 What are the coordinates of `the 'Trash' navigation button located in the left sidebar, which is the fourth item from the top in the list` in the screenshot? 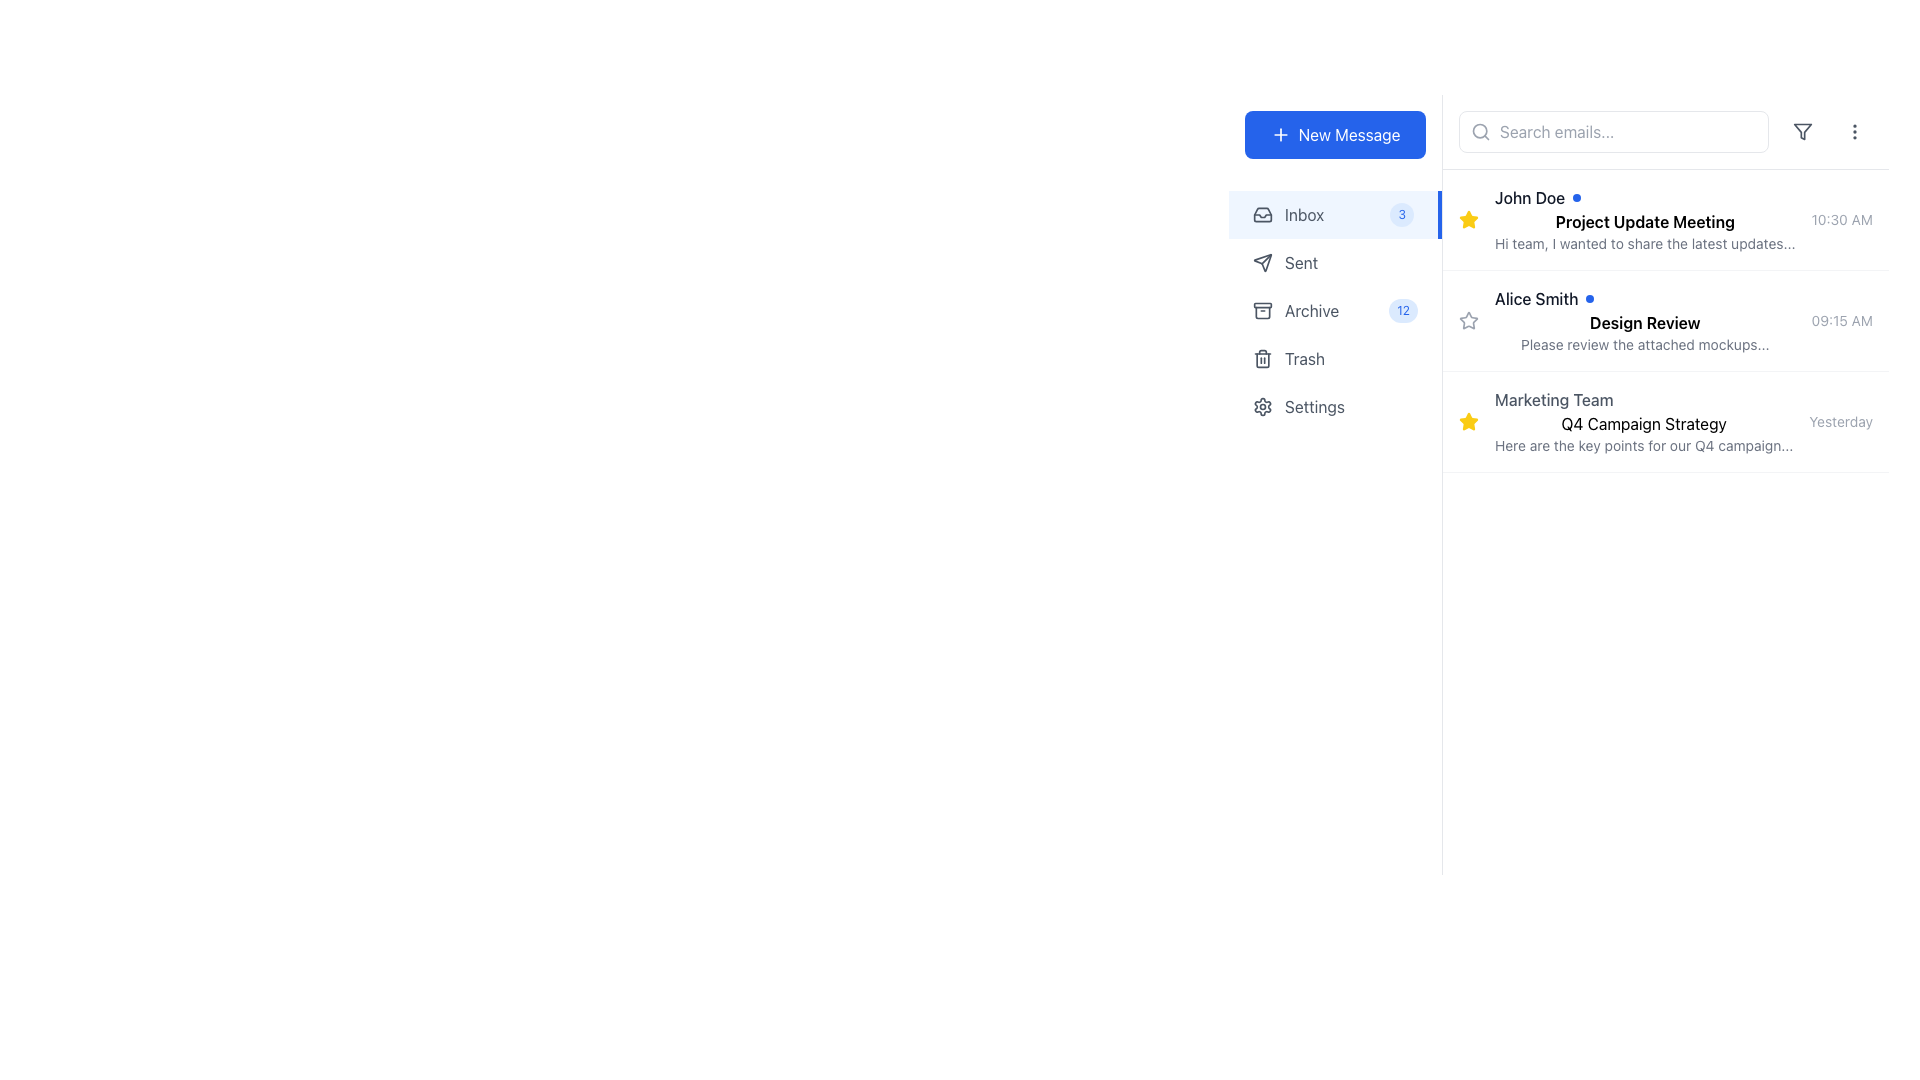 It's located at (1334, 357).